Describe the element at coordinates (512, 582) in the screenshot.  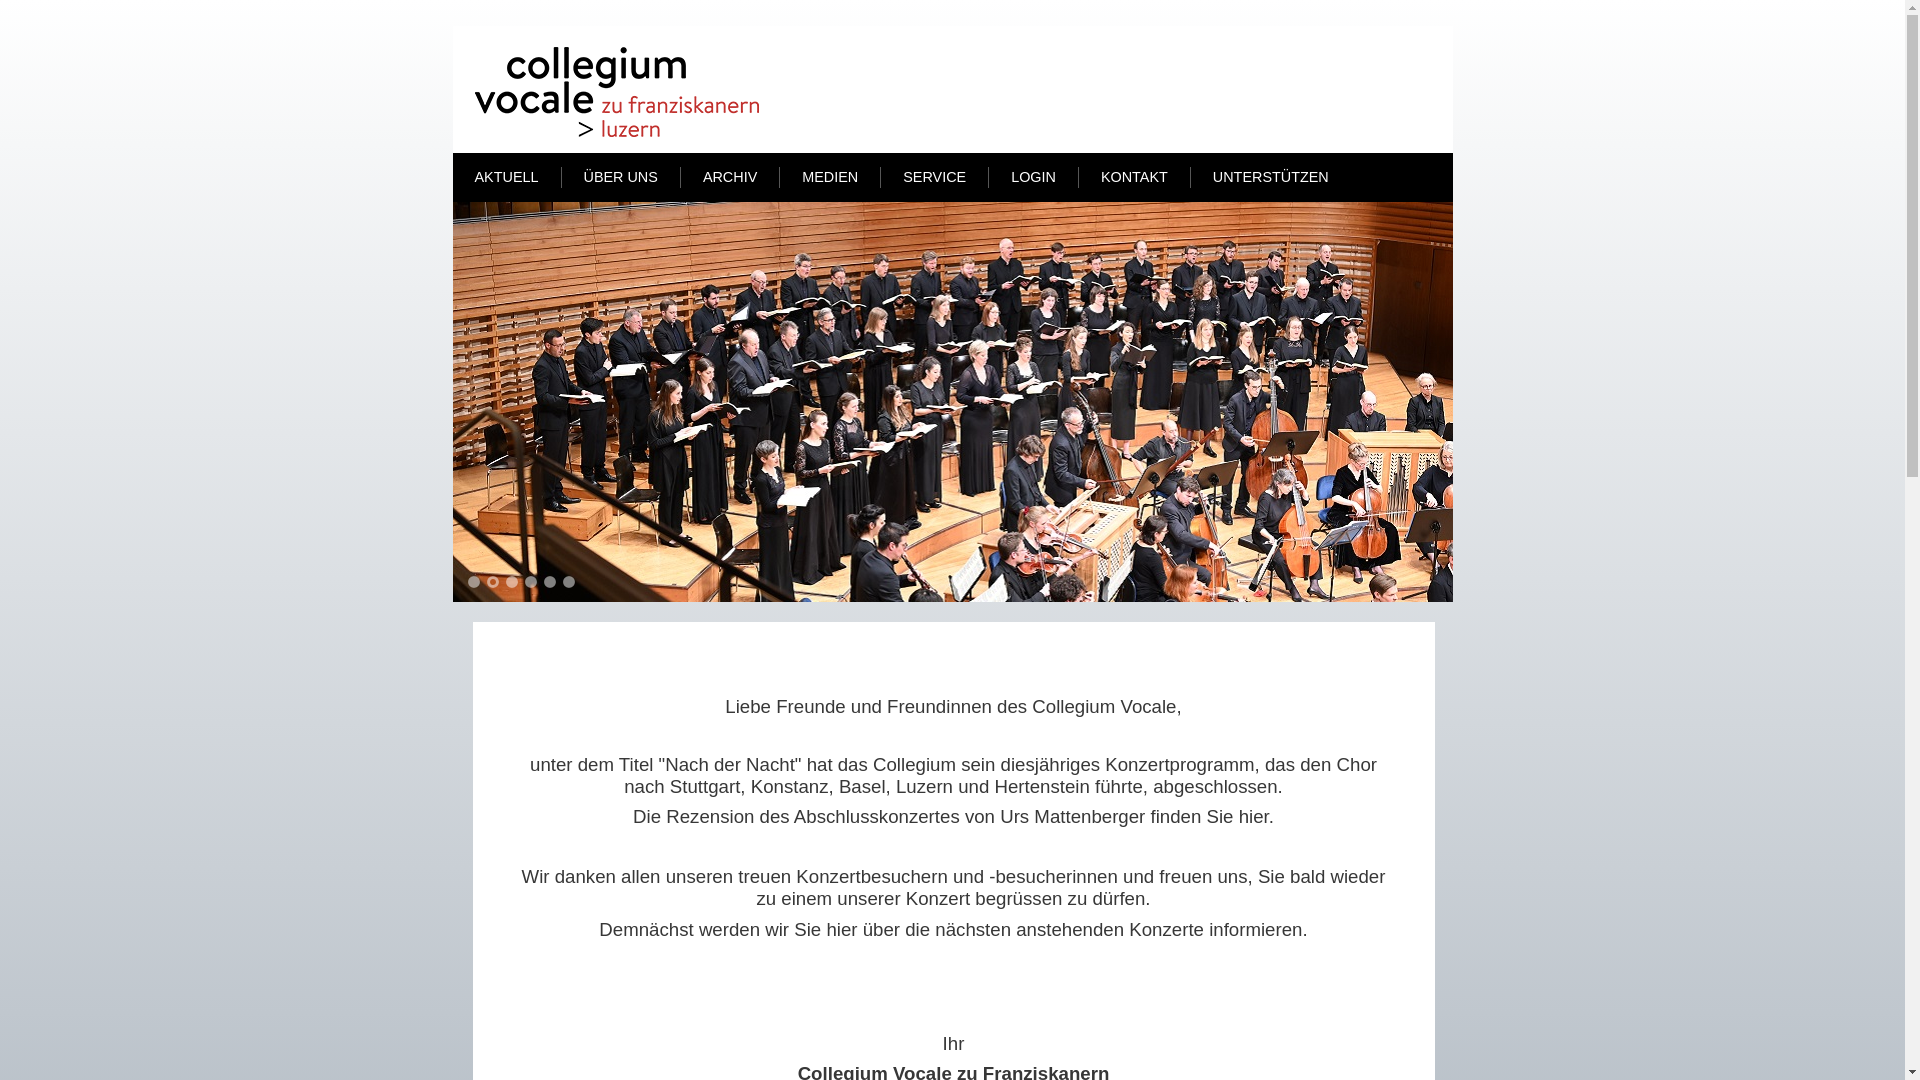
I see `'3'` at that location.